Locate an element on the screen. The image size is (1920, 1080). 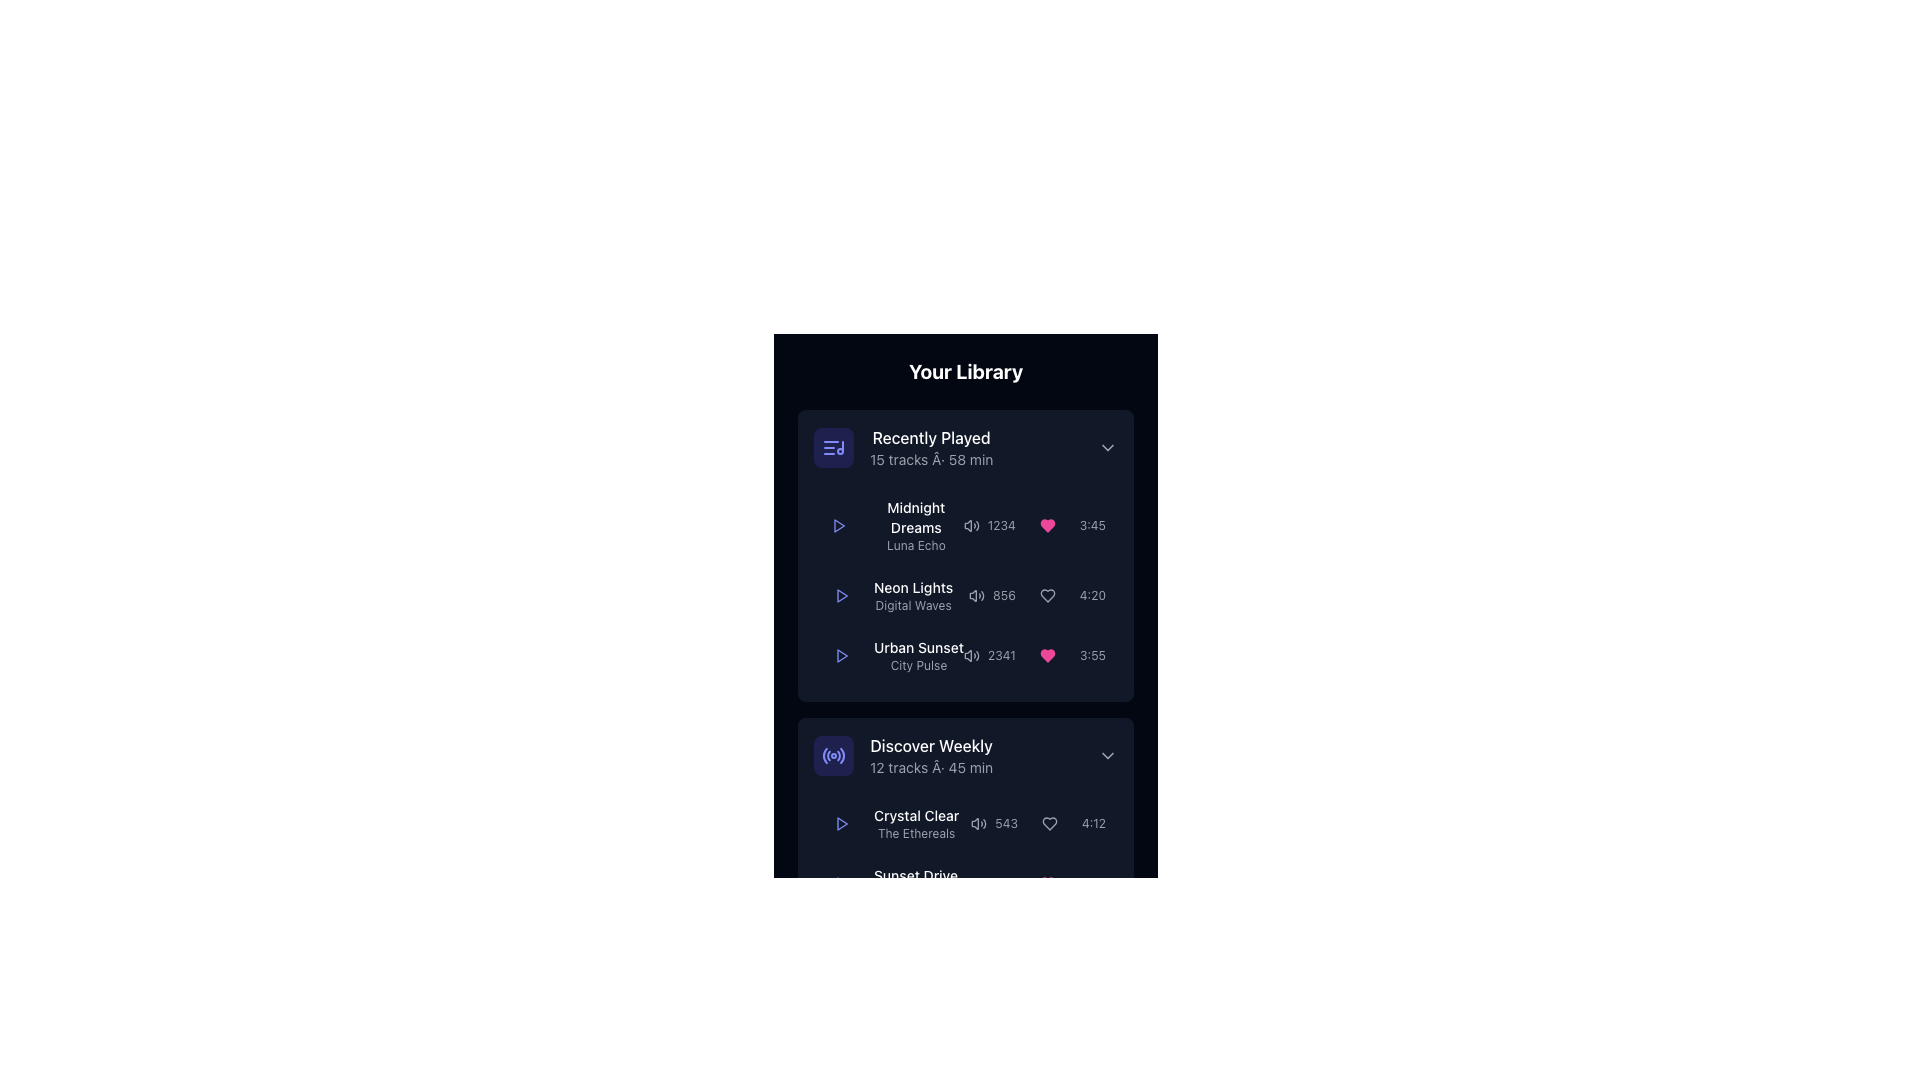
the 'Discover Weekly' playlist entry, identified by its indigo icon and white title is located at coordinates (902, 756).